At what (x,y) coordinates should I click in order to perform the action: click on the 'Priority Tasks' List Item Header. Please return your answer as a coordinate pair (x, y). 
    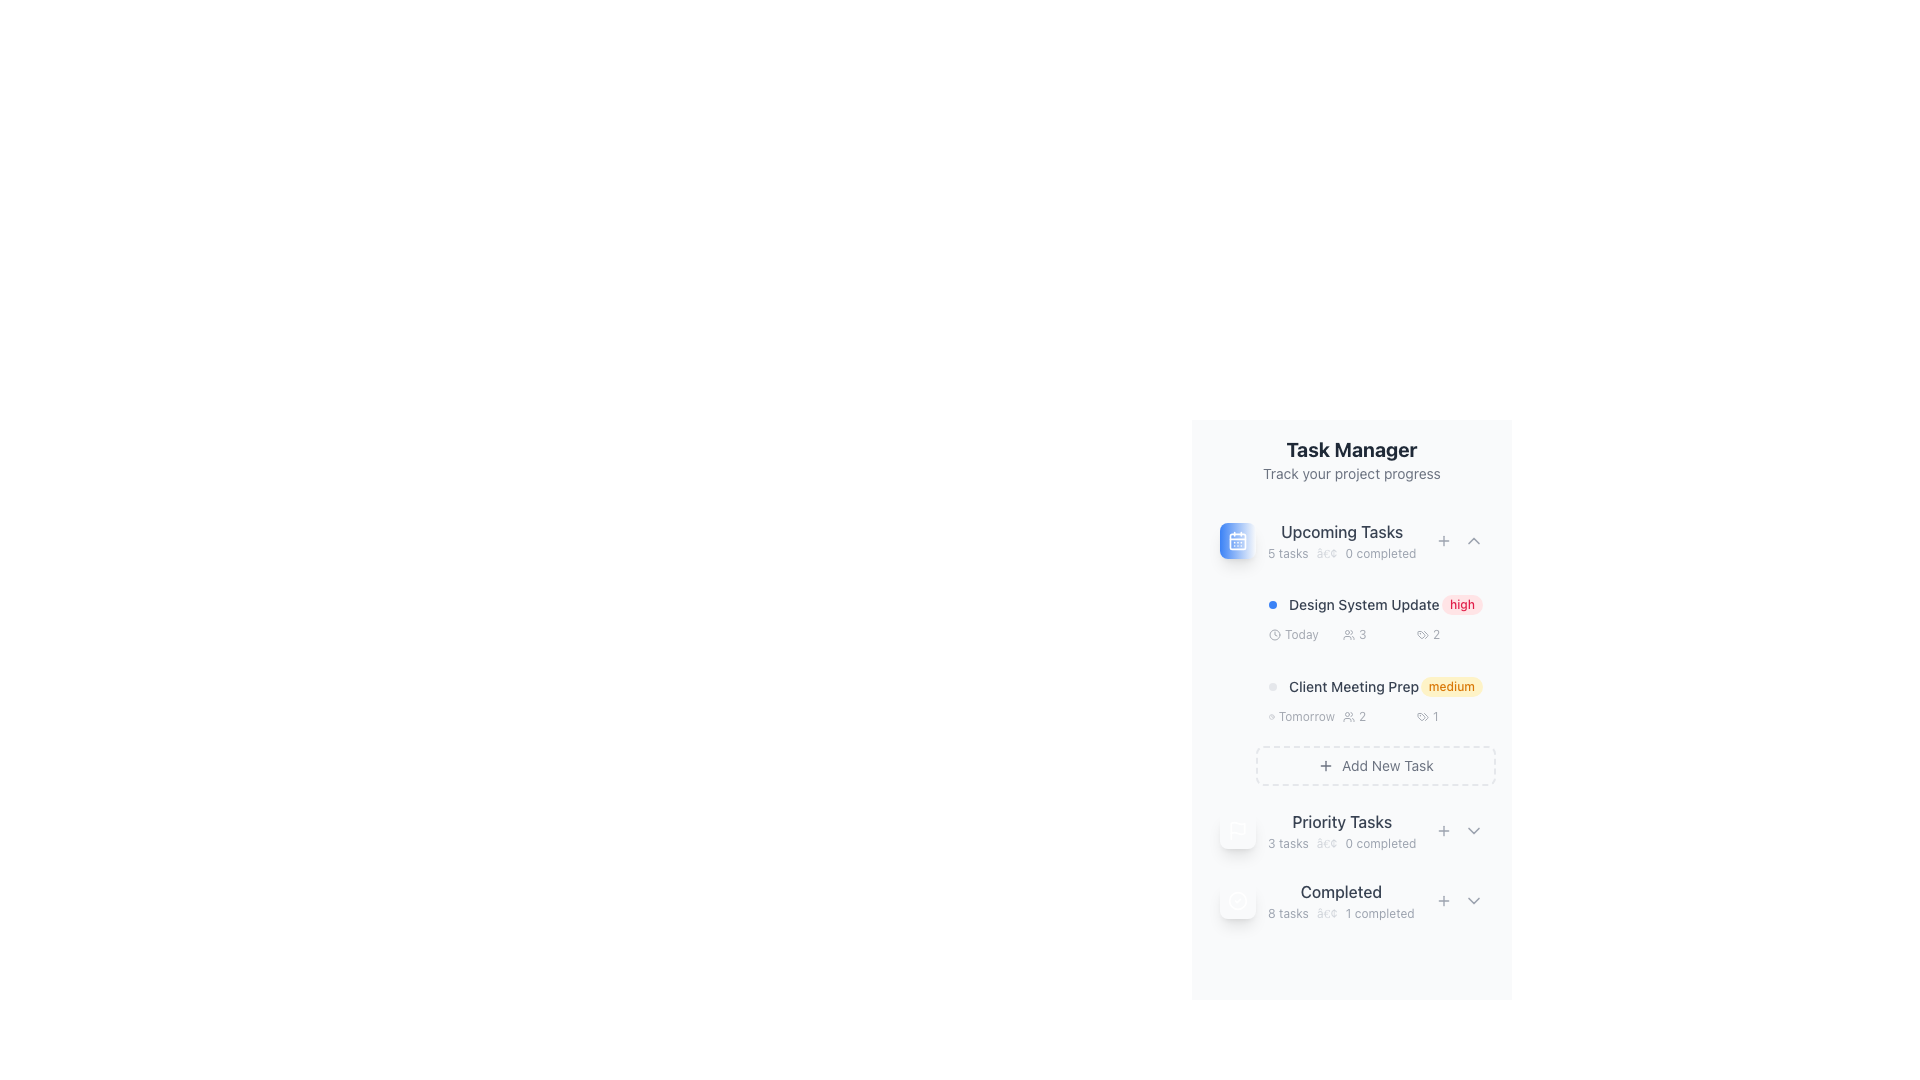
    Looking at the image, I should click on (1318, 830).